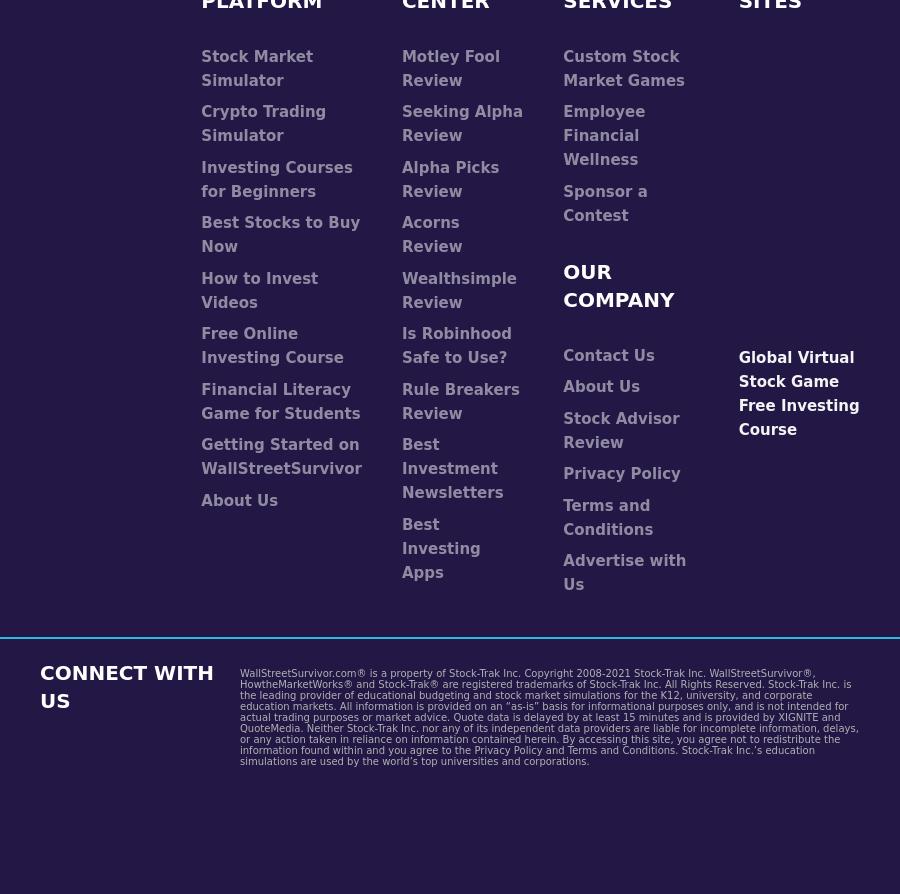 This screenshot has width=900, height=894. I want to click on 'Is Robinhood Safe to Use?', so click(455, 344).